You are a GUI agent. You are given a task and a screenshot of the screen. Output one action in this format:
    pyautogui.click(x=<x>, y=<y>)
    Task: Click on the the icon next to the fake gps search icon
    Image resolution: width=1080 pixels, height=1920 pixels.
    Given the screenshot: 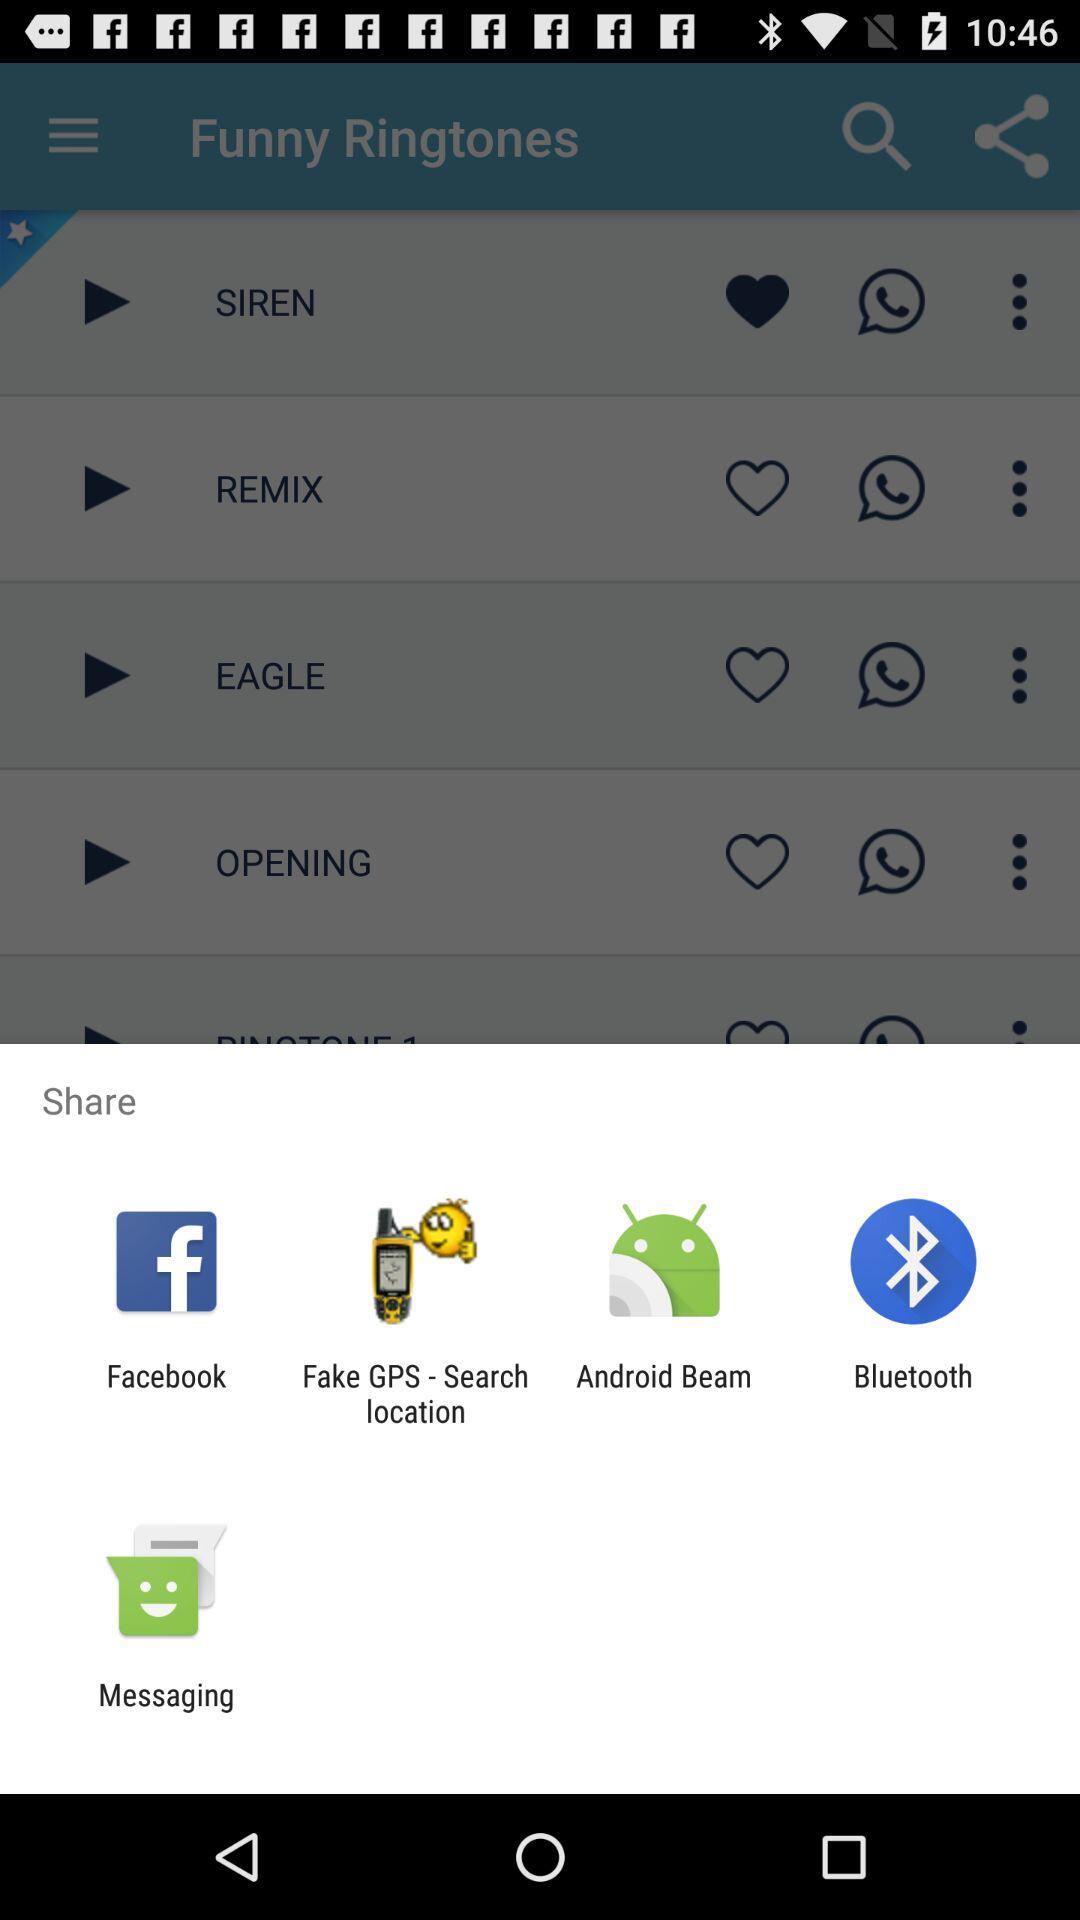 What is the action you would take?
    pyautogui.click(x=165, y=1392)
    